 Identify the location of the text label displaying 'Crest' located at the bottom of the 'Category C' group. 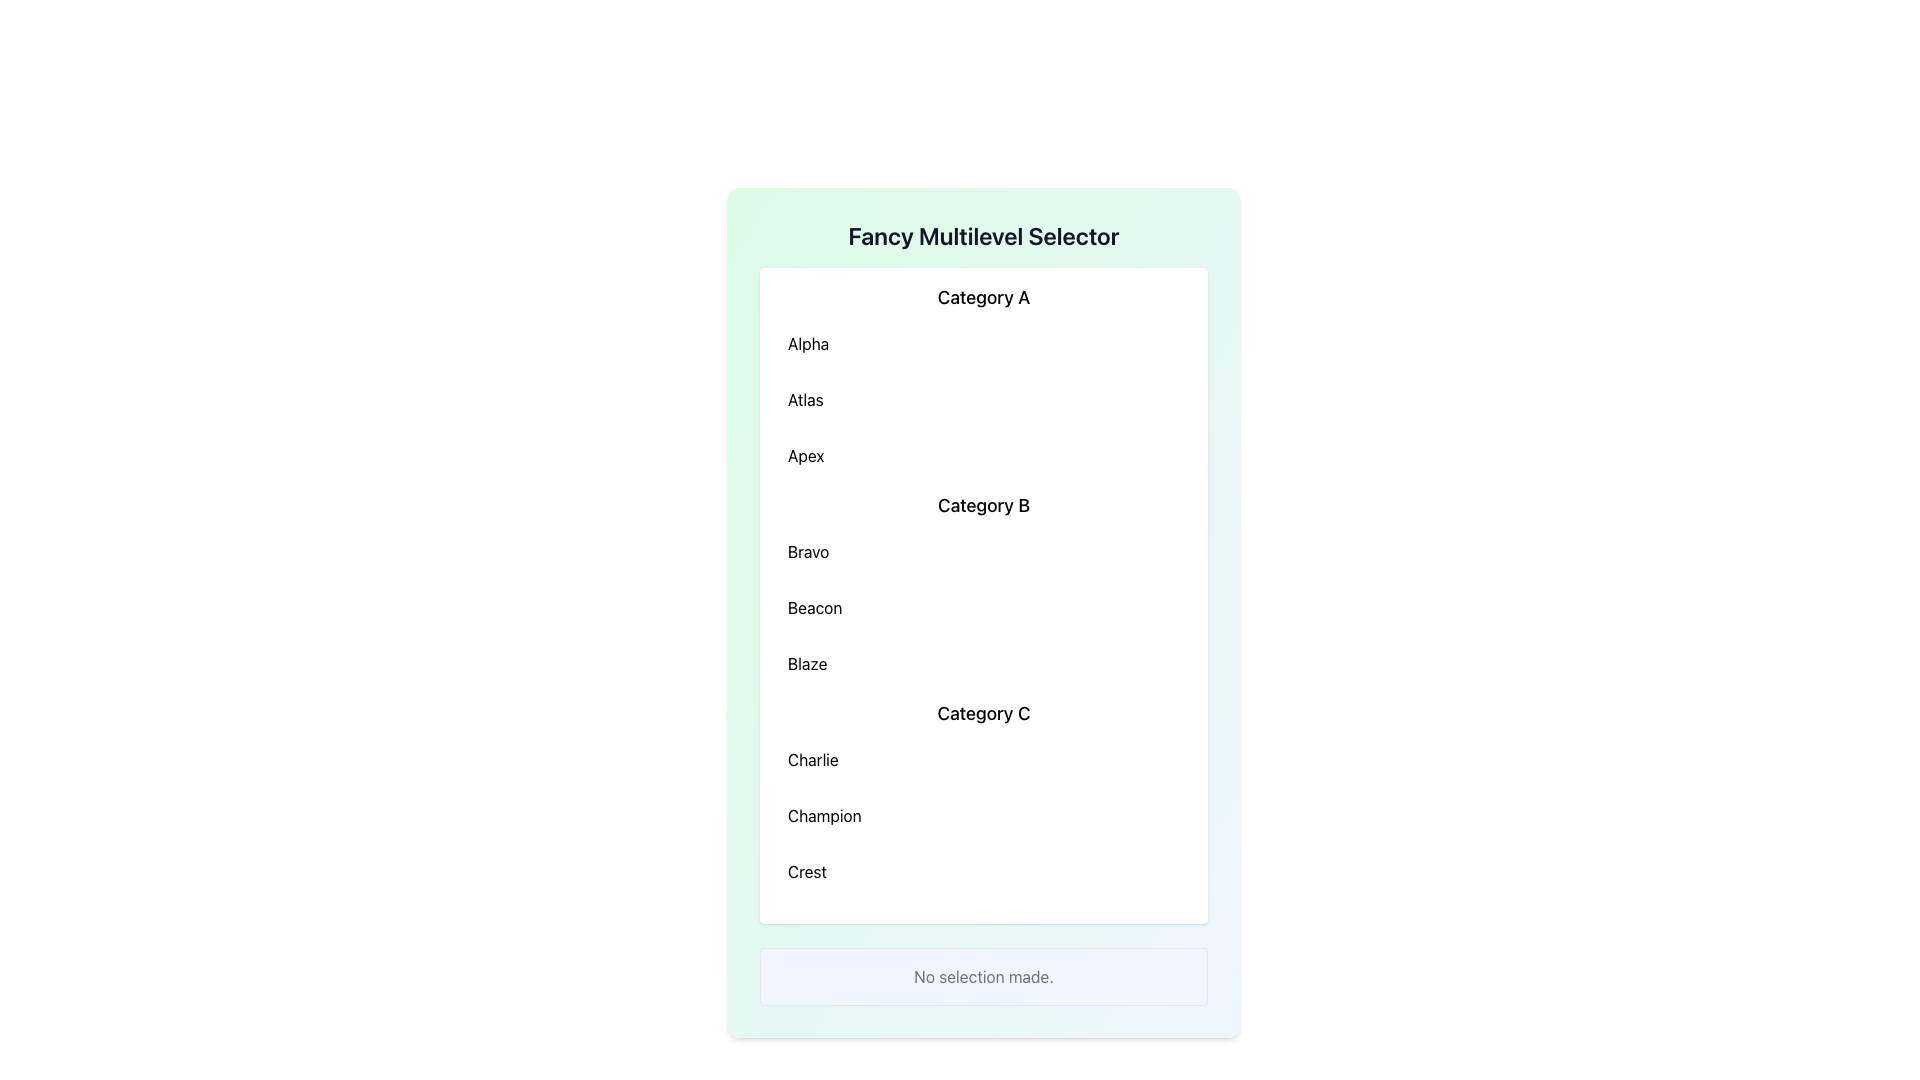
(807, 870).